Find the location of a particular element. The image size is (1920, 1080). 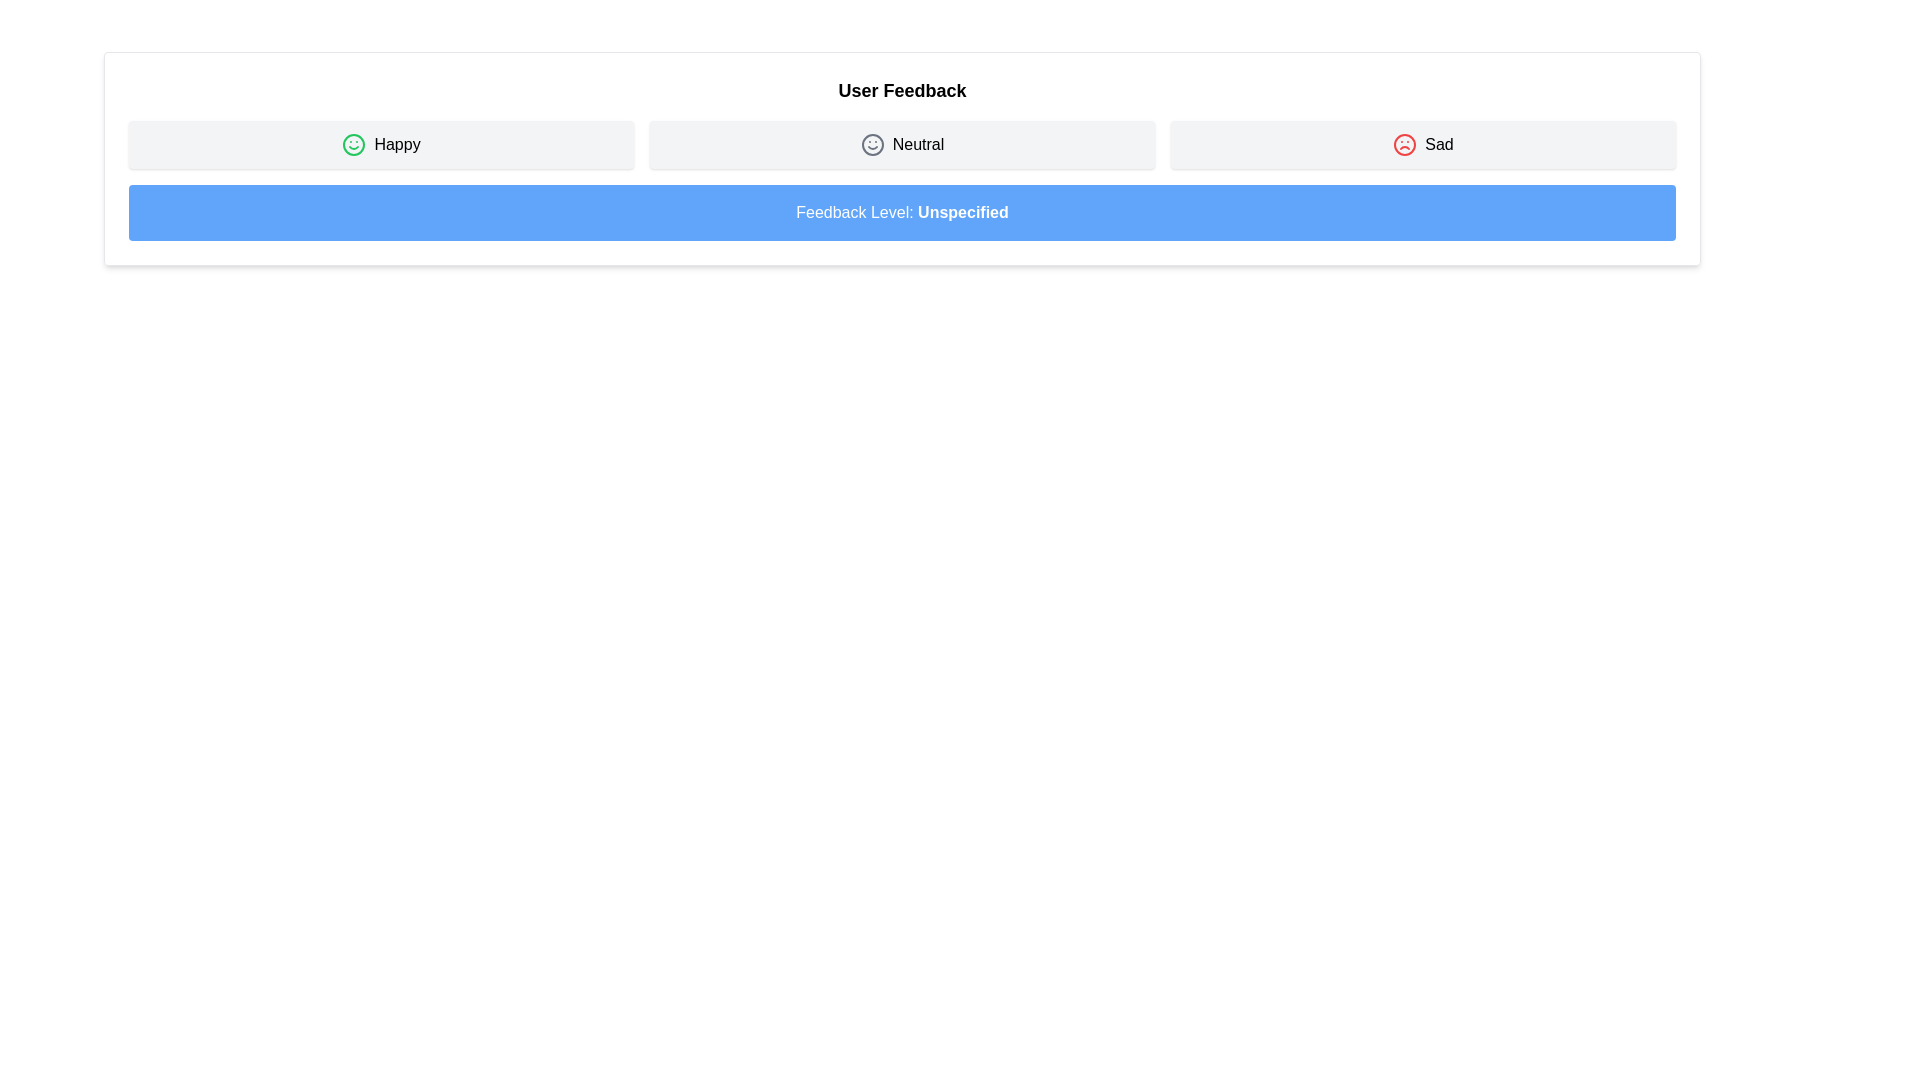

the circular neutral smiley face icon located centrally within the 'Neutral' feedback option in the feedback section is located at coordinates (872, 144).